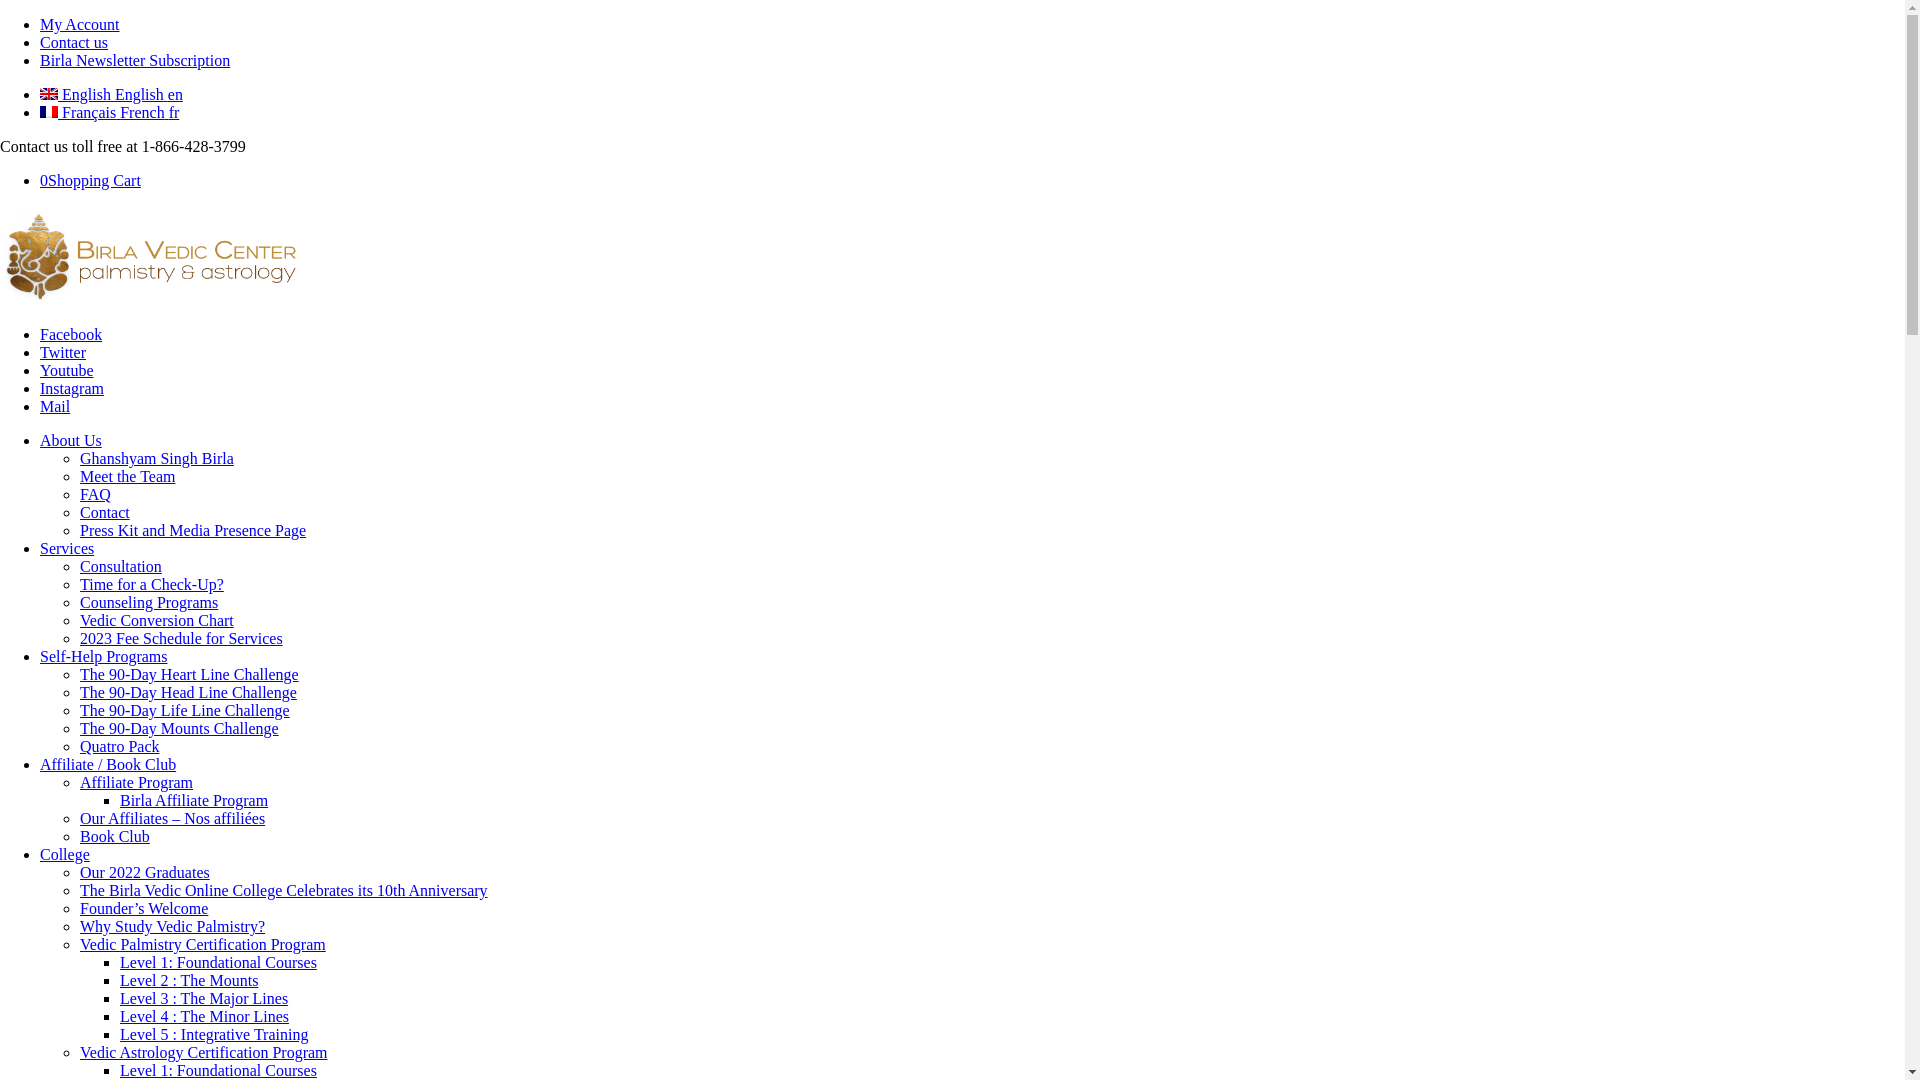 The width and height of the screenshot is (1920, 1080). I want to click on 'Birla Affiliate Program', so click(119, 799).